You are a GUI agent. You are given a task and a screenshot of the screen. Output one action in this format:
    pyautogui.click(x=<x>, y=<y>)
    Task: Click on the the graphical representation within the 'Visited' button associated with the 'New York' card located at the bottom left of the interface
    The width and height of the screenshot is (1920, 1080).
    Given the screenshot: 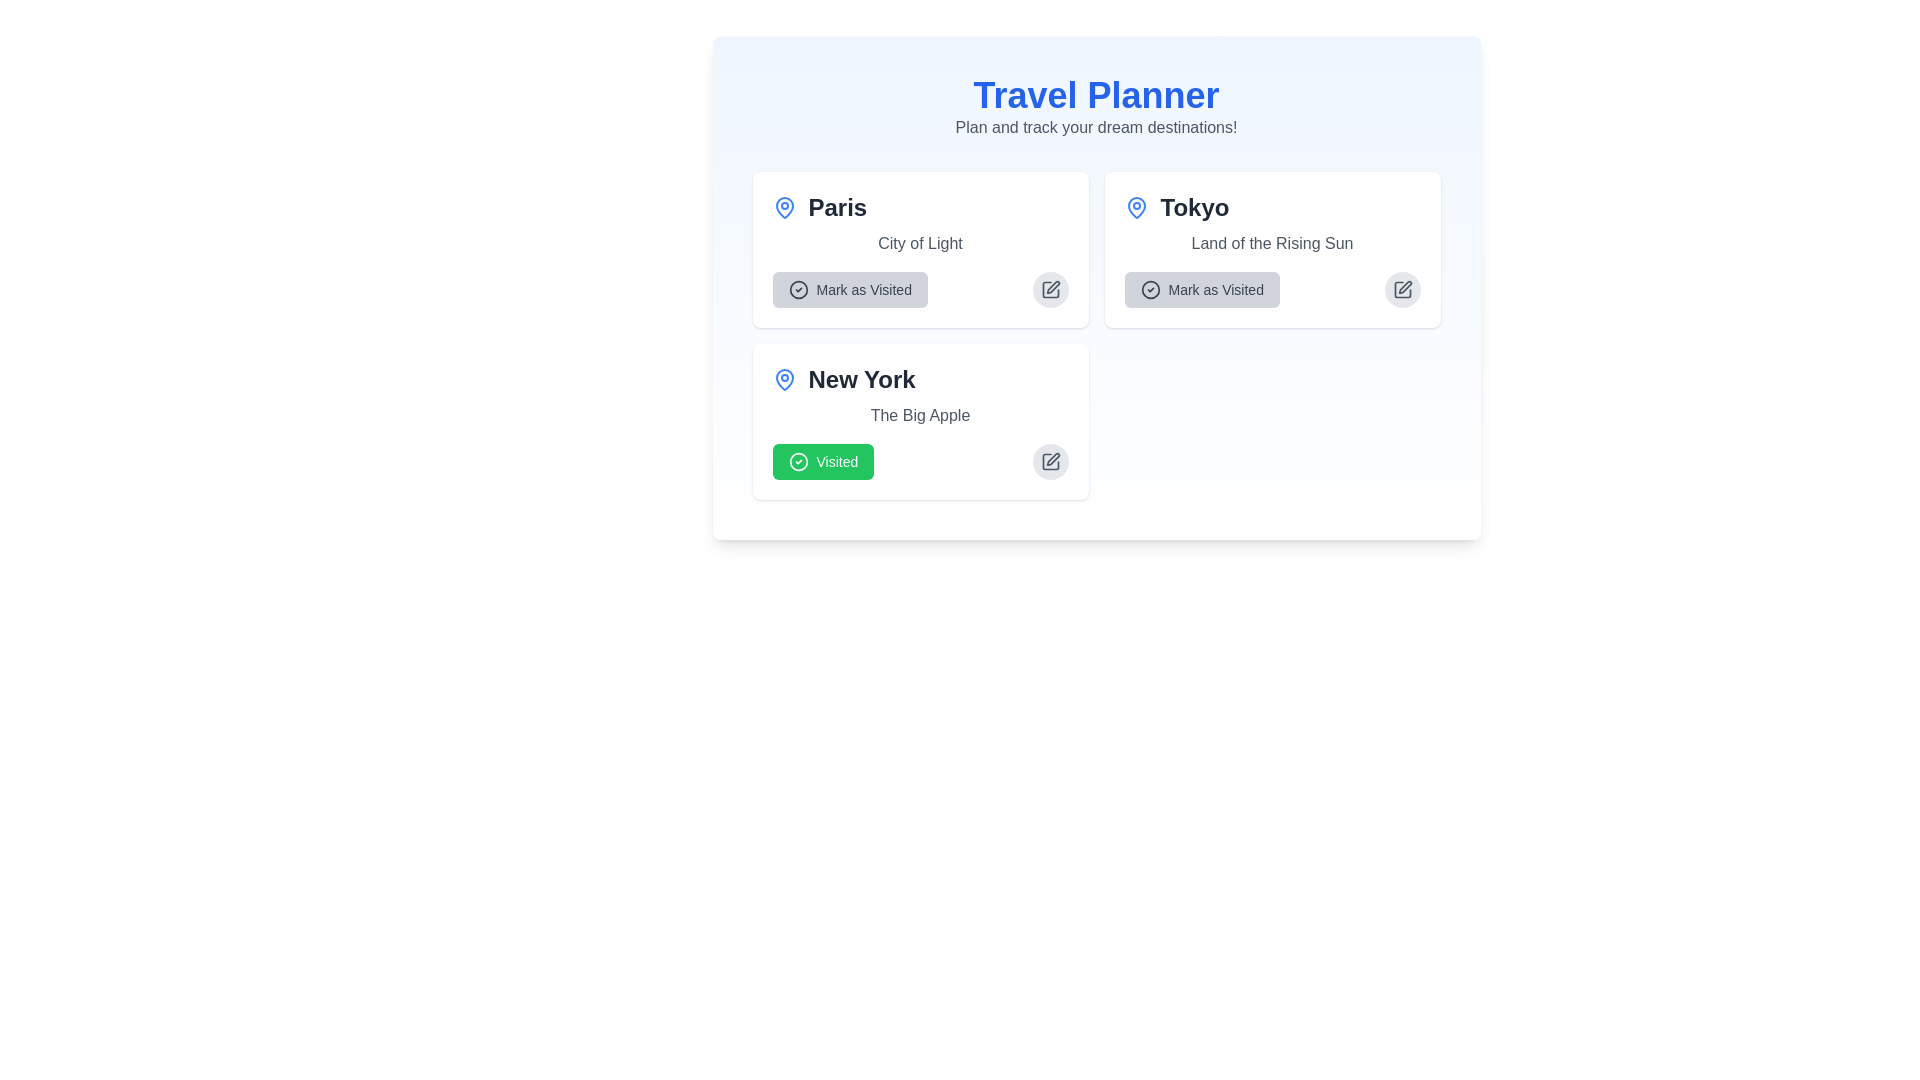 What is the action you would take?
    pyautogui.click(x=797, y=462)
    